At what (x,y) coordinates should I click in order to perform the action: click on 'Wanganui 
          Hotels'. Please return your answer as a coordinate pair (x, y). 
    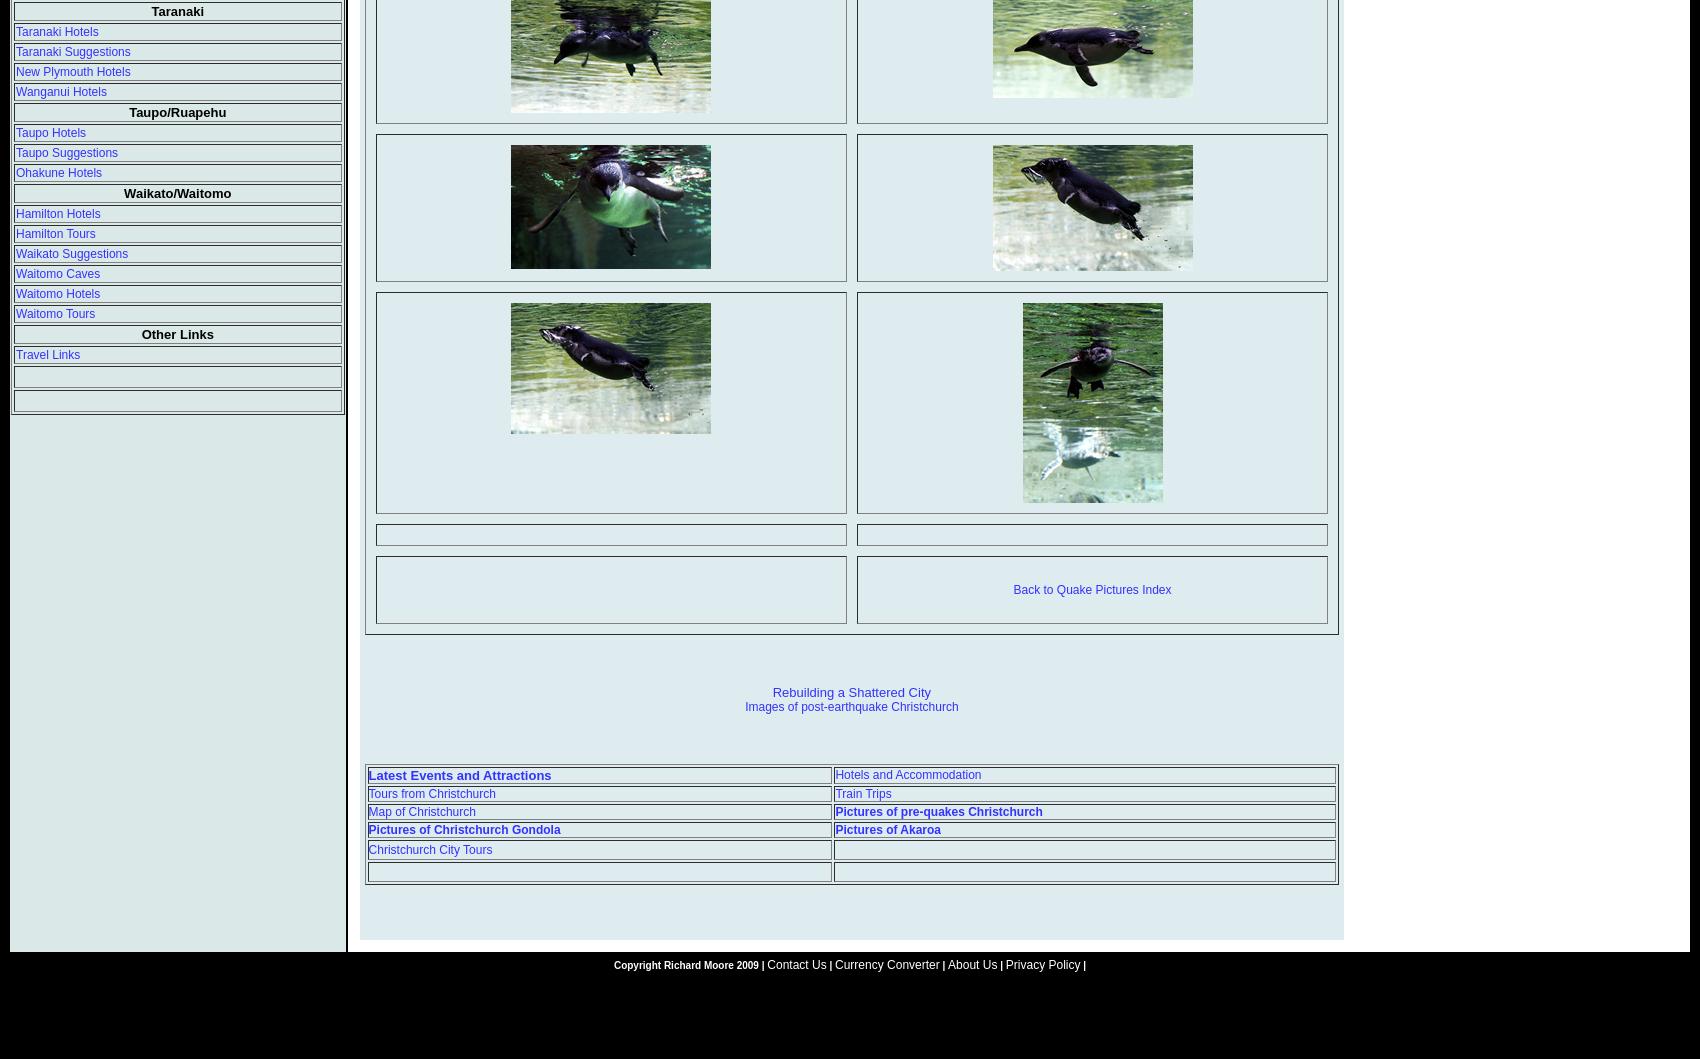
    Looking at the image, I should click on (15, 92).